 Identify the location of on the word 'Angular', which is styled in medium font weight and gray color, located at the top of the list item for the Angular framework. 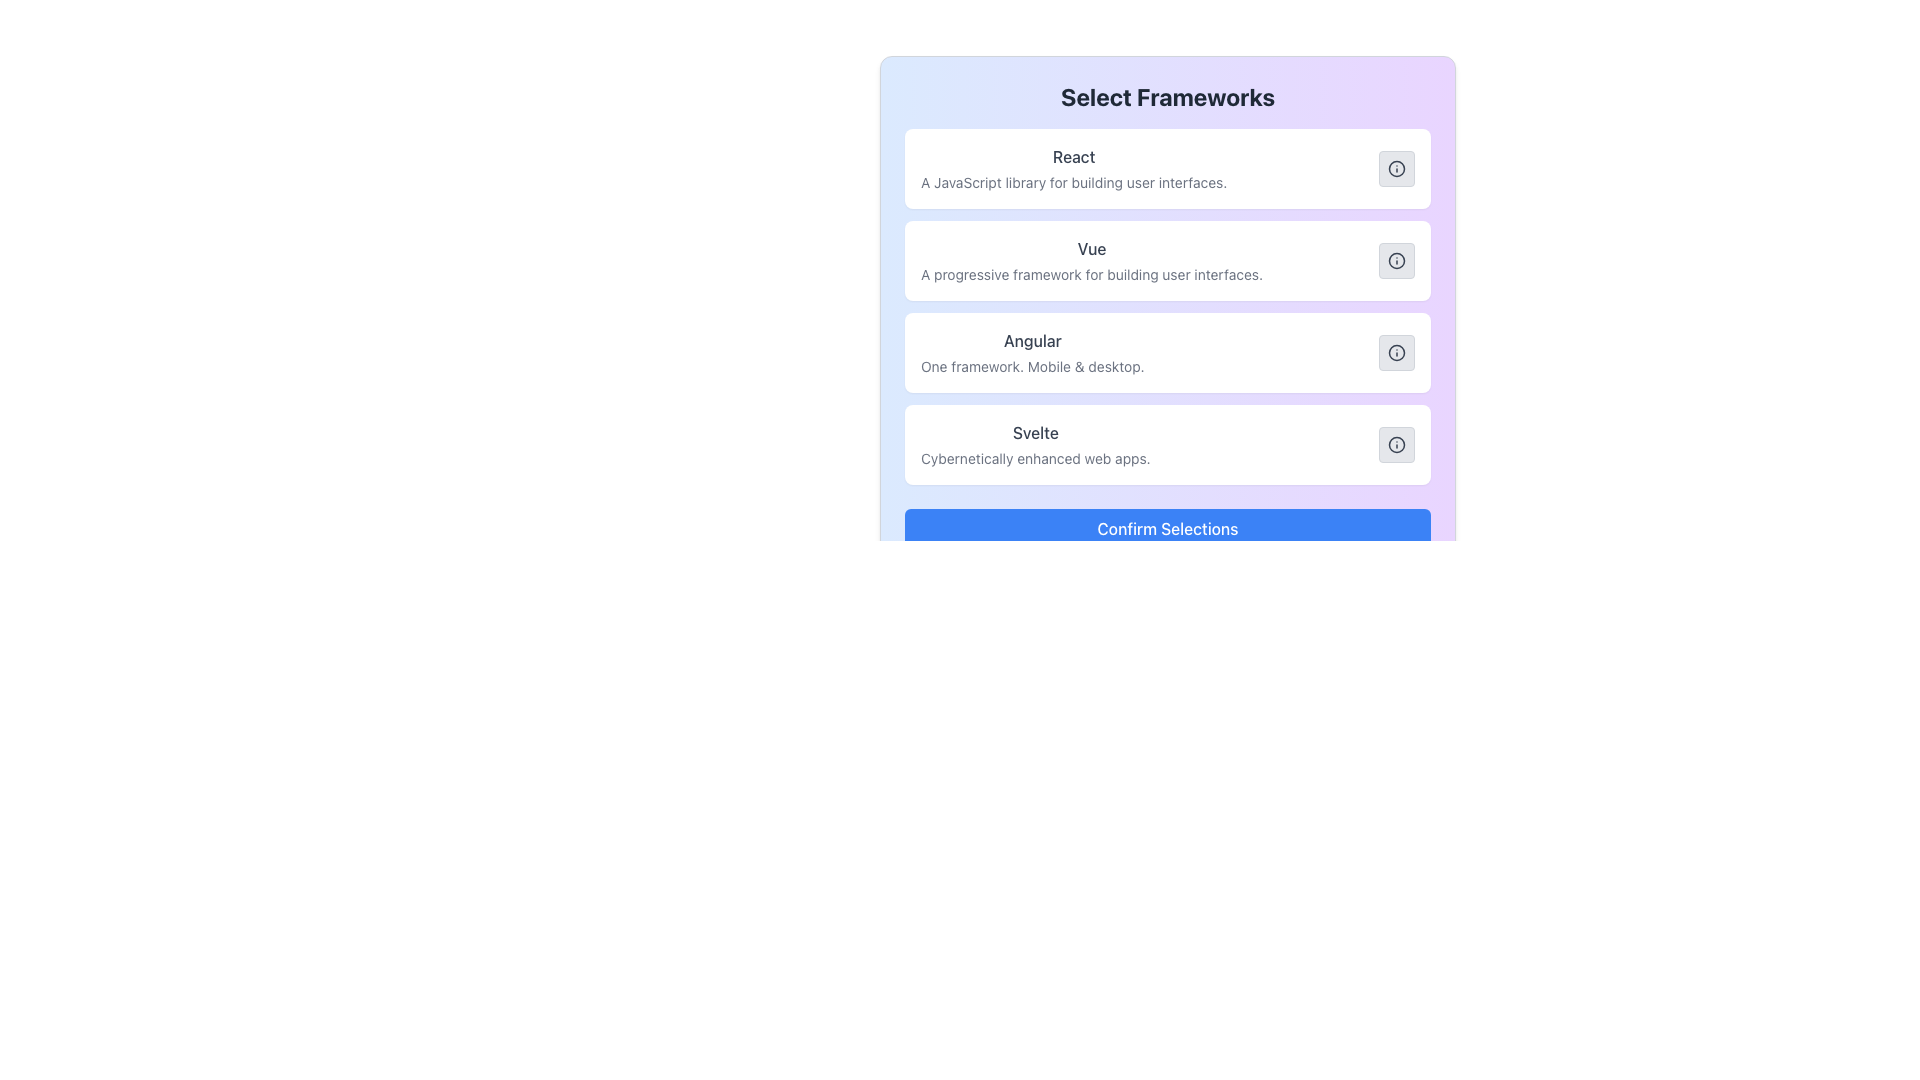
(1032, 339).